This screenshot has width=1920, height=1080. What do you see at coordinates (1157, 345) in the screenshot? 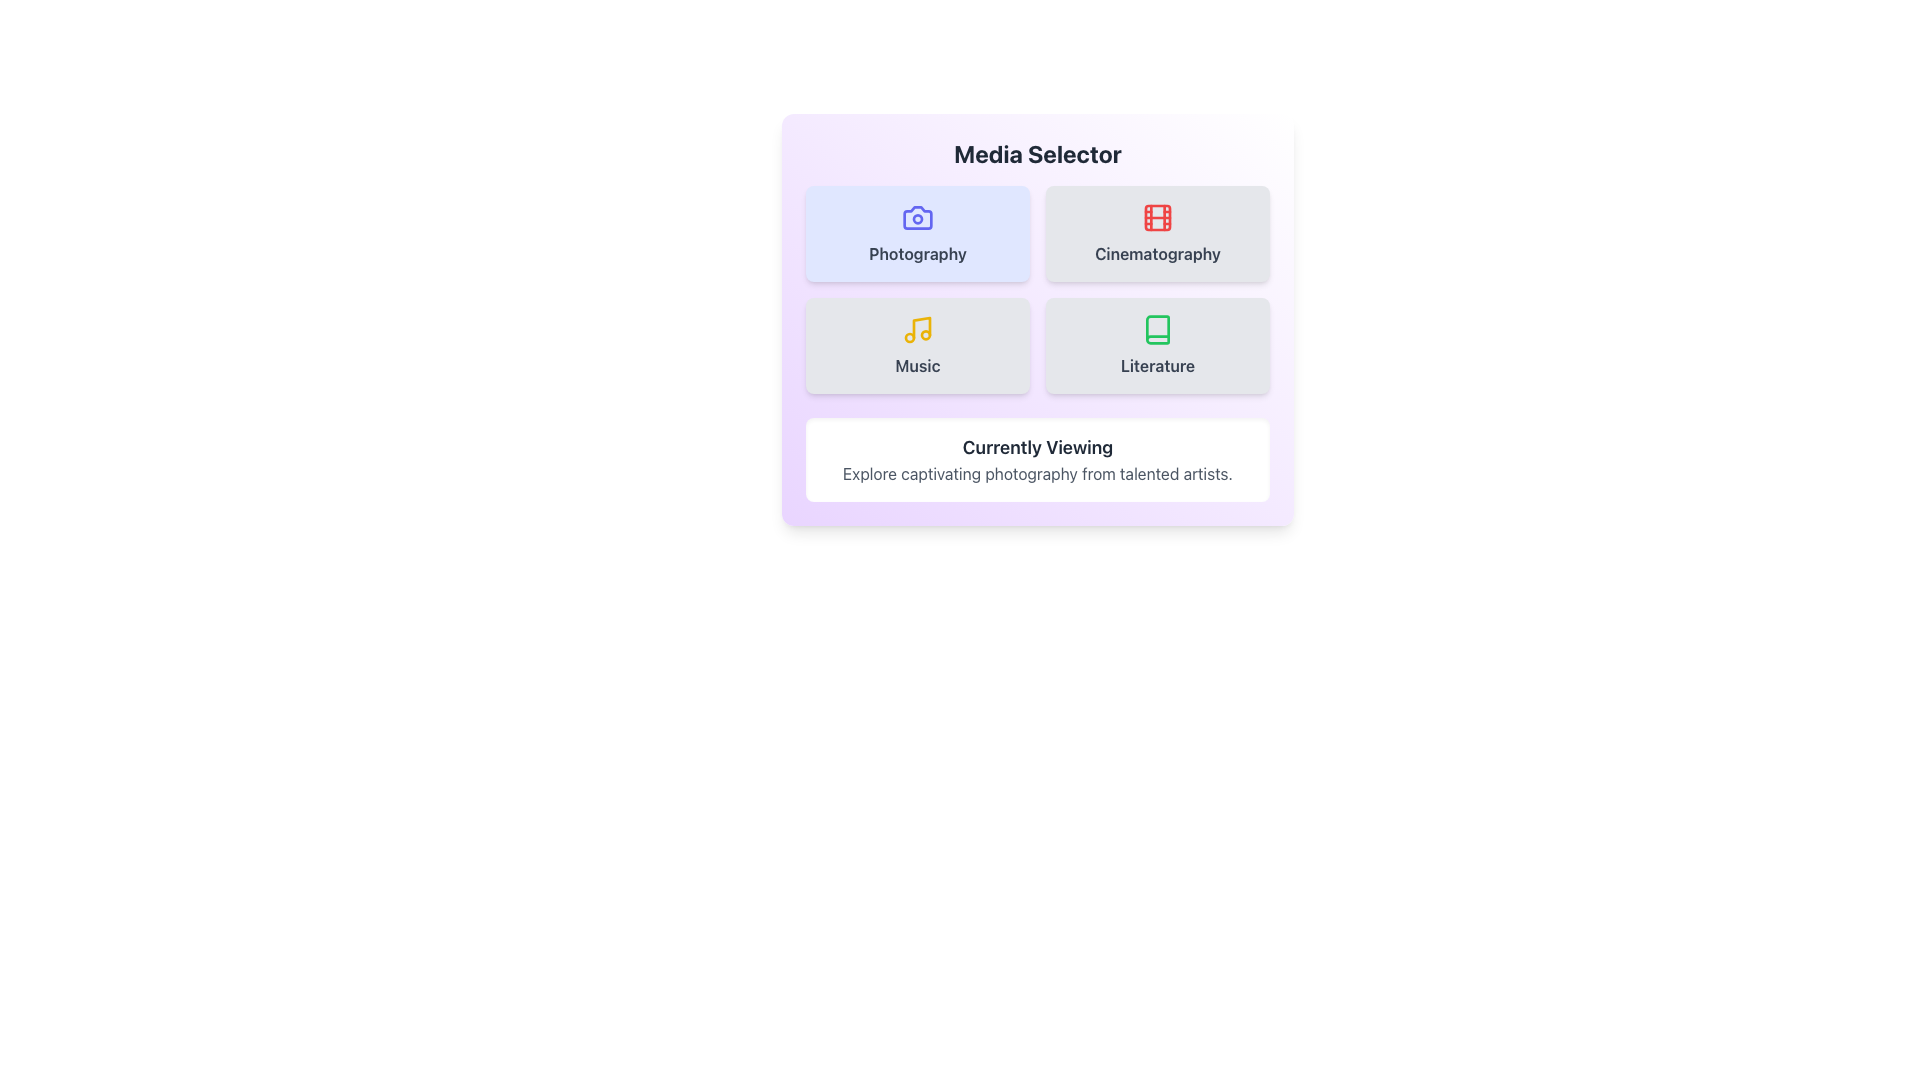
I see `the 'Literature' button in the Media Selector grid` at bounding box center [1157, 345].